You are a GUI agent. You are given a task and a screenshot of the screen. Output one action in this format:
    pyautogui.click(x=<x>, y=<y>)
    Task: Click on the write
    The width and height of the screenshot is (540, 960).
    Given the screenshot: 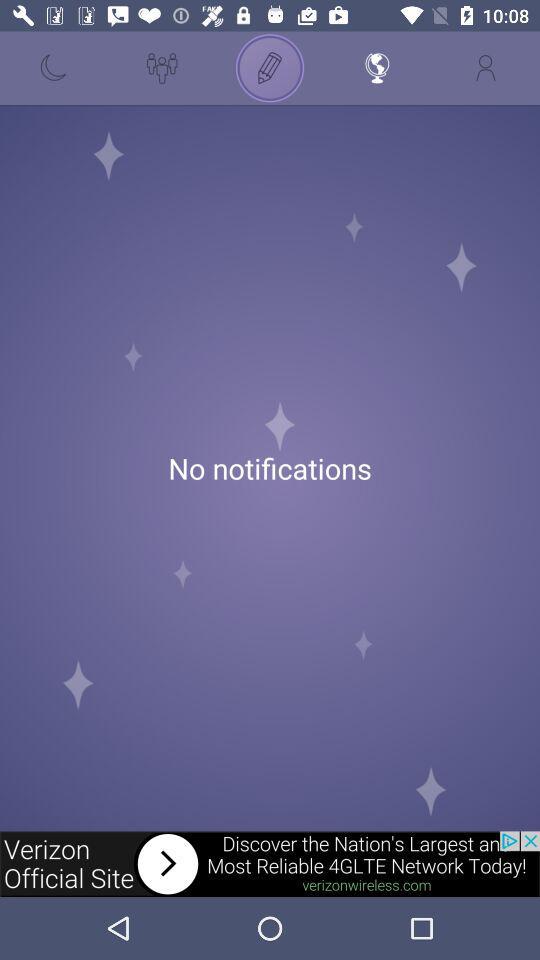 What is the action you would take?
    pyautogui.click(x=270, y=68)
    